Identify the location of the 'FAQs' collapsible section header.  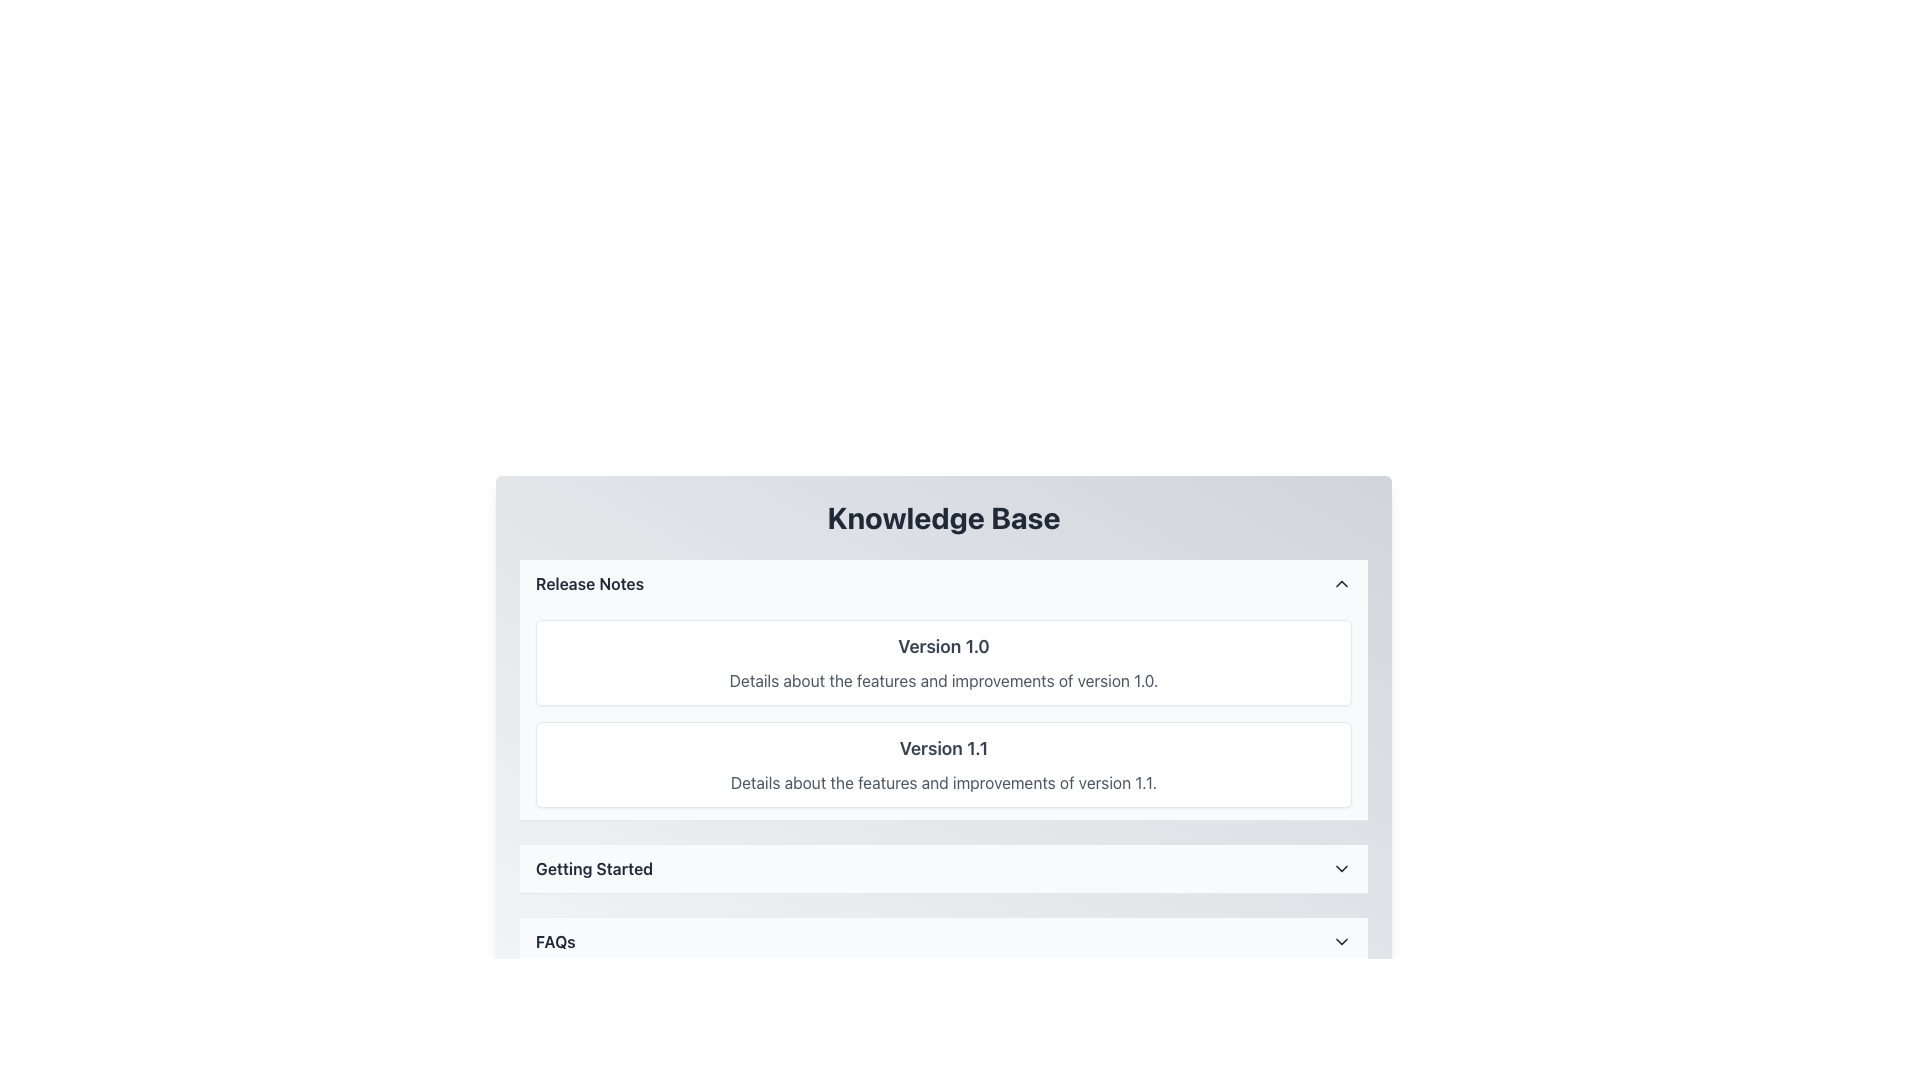
(943, 941).